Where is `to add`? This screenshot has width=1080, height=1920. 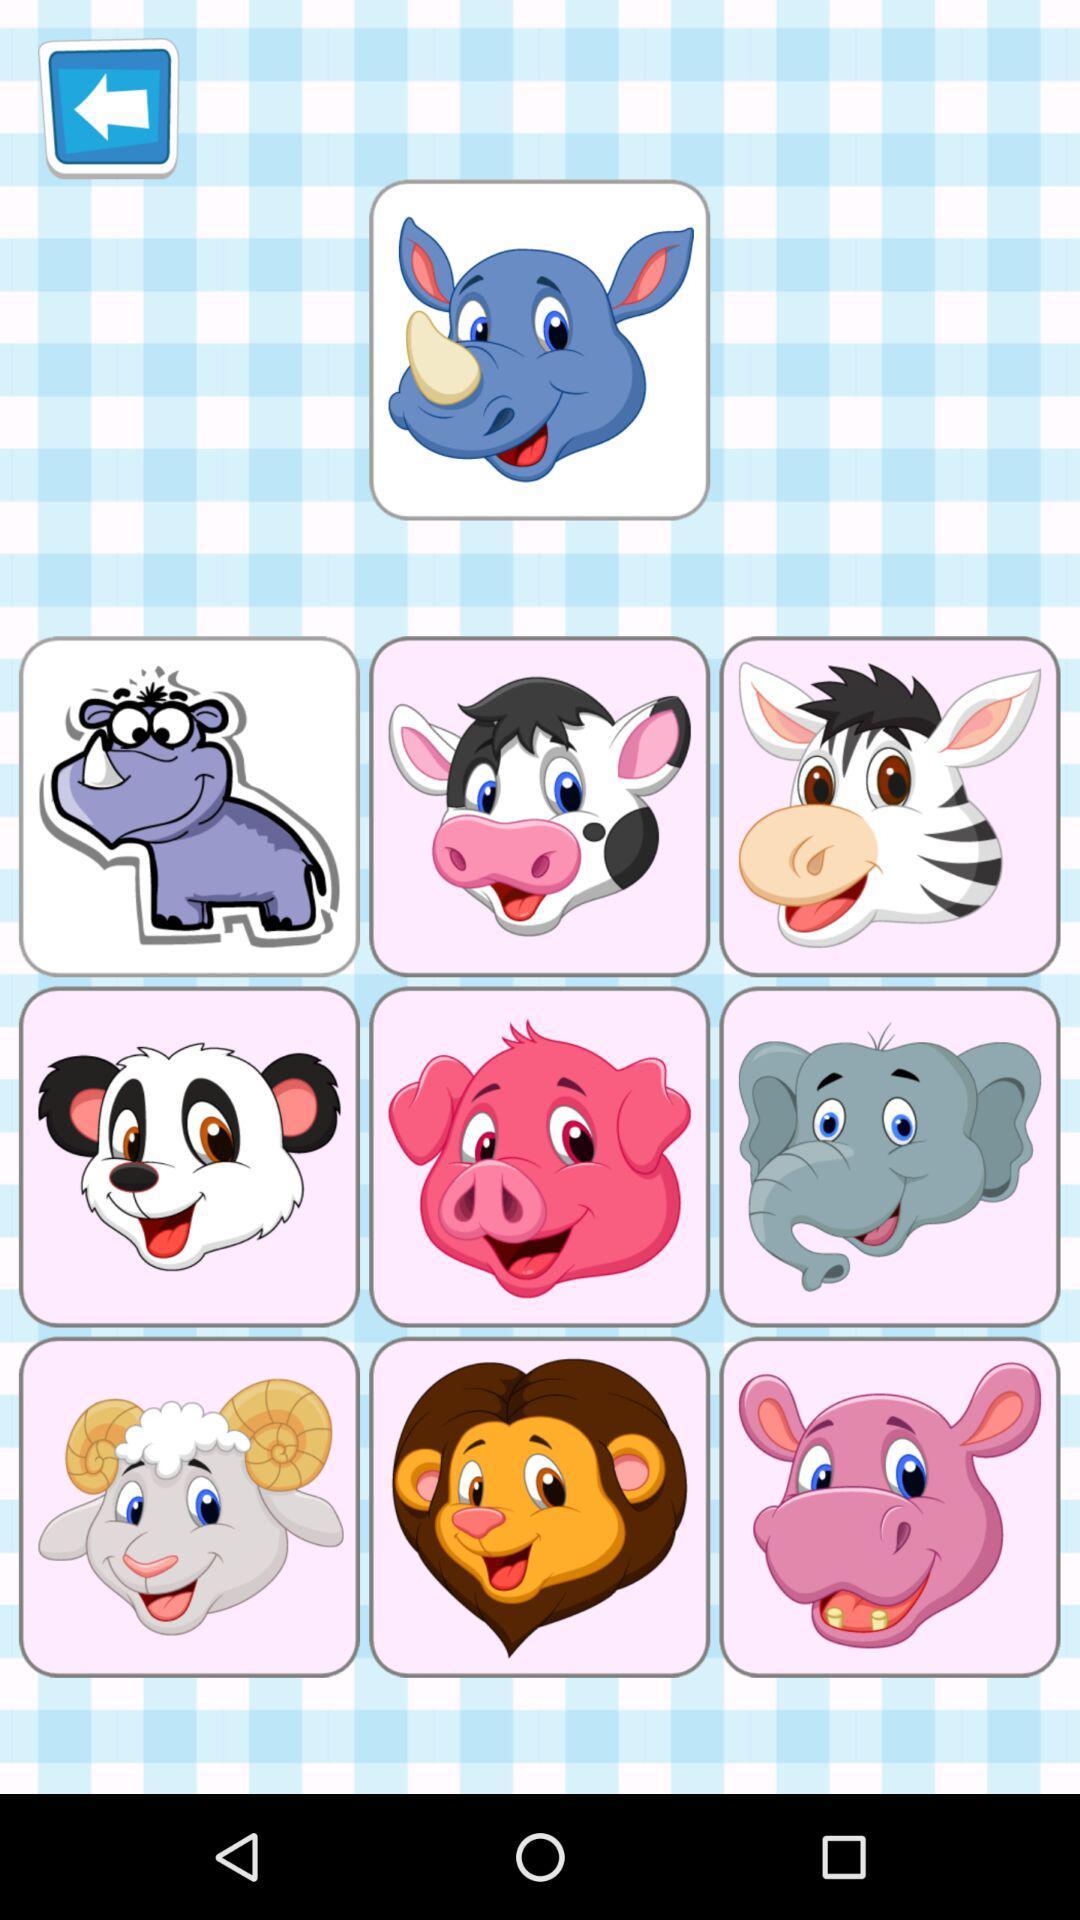 to add is located at coordinates (538, 349).